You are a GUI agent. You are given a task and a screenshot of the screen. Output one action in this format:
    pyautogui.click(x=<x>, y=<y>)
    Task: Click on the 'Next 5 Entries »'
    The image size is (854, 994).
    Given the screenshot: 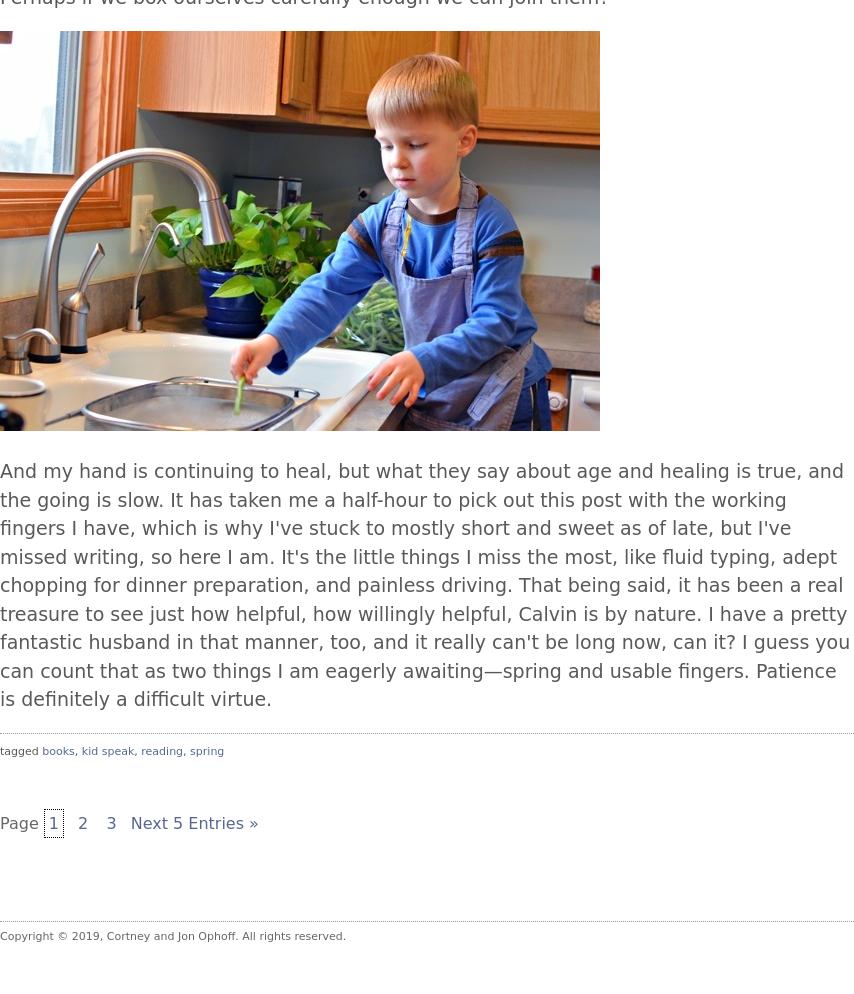 What is the action you would take?
    pyautogui.click(x=128, y=822)
    